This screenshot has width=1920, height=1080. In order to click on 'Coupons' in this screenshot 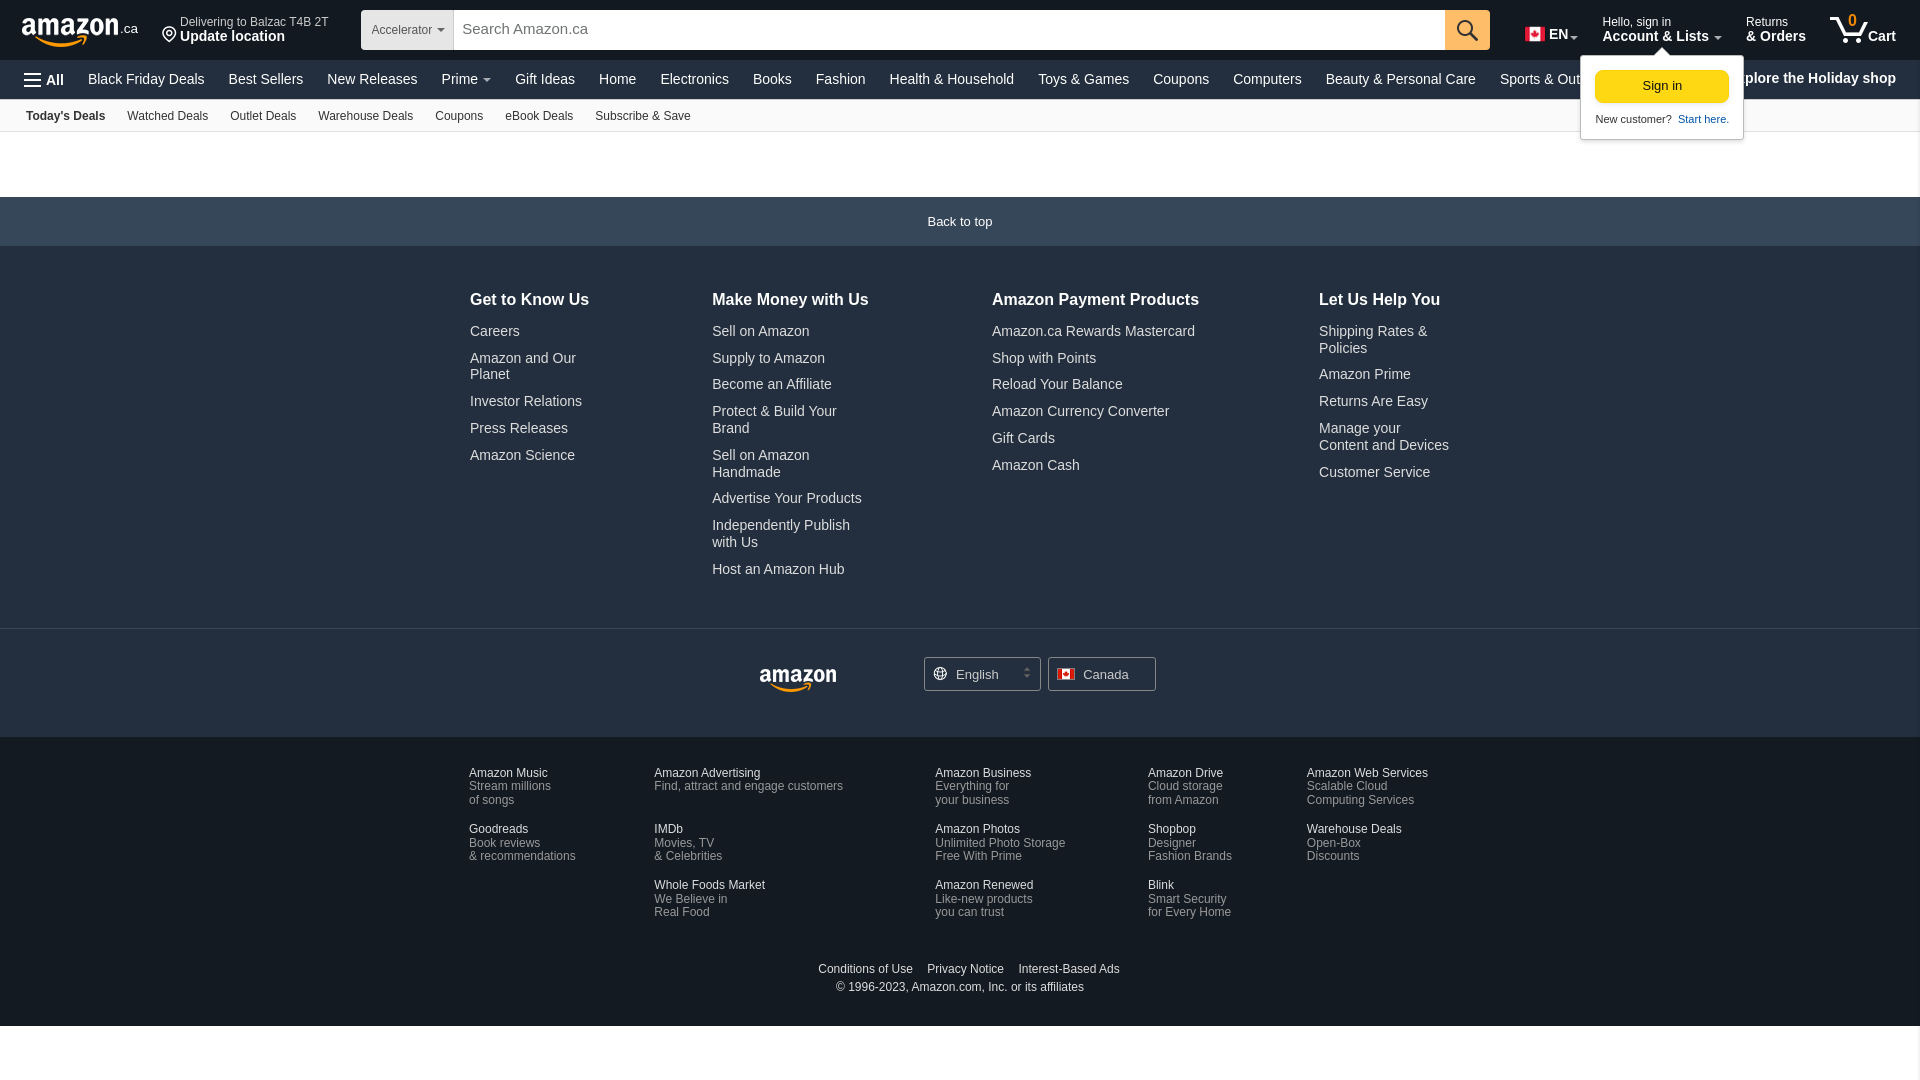, I will do `click(458, 115)`.